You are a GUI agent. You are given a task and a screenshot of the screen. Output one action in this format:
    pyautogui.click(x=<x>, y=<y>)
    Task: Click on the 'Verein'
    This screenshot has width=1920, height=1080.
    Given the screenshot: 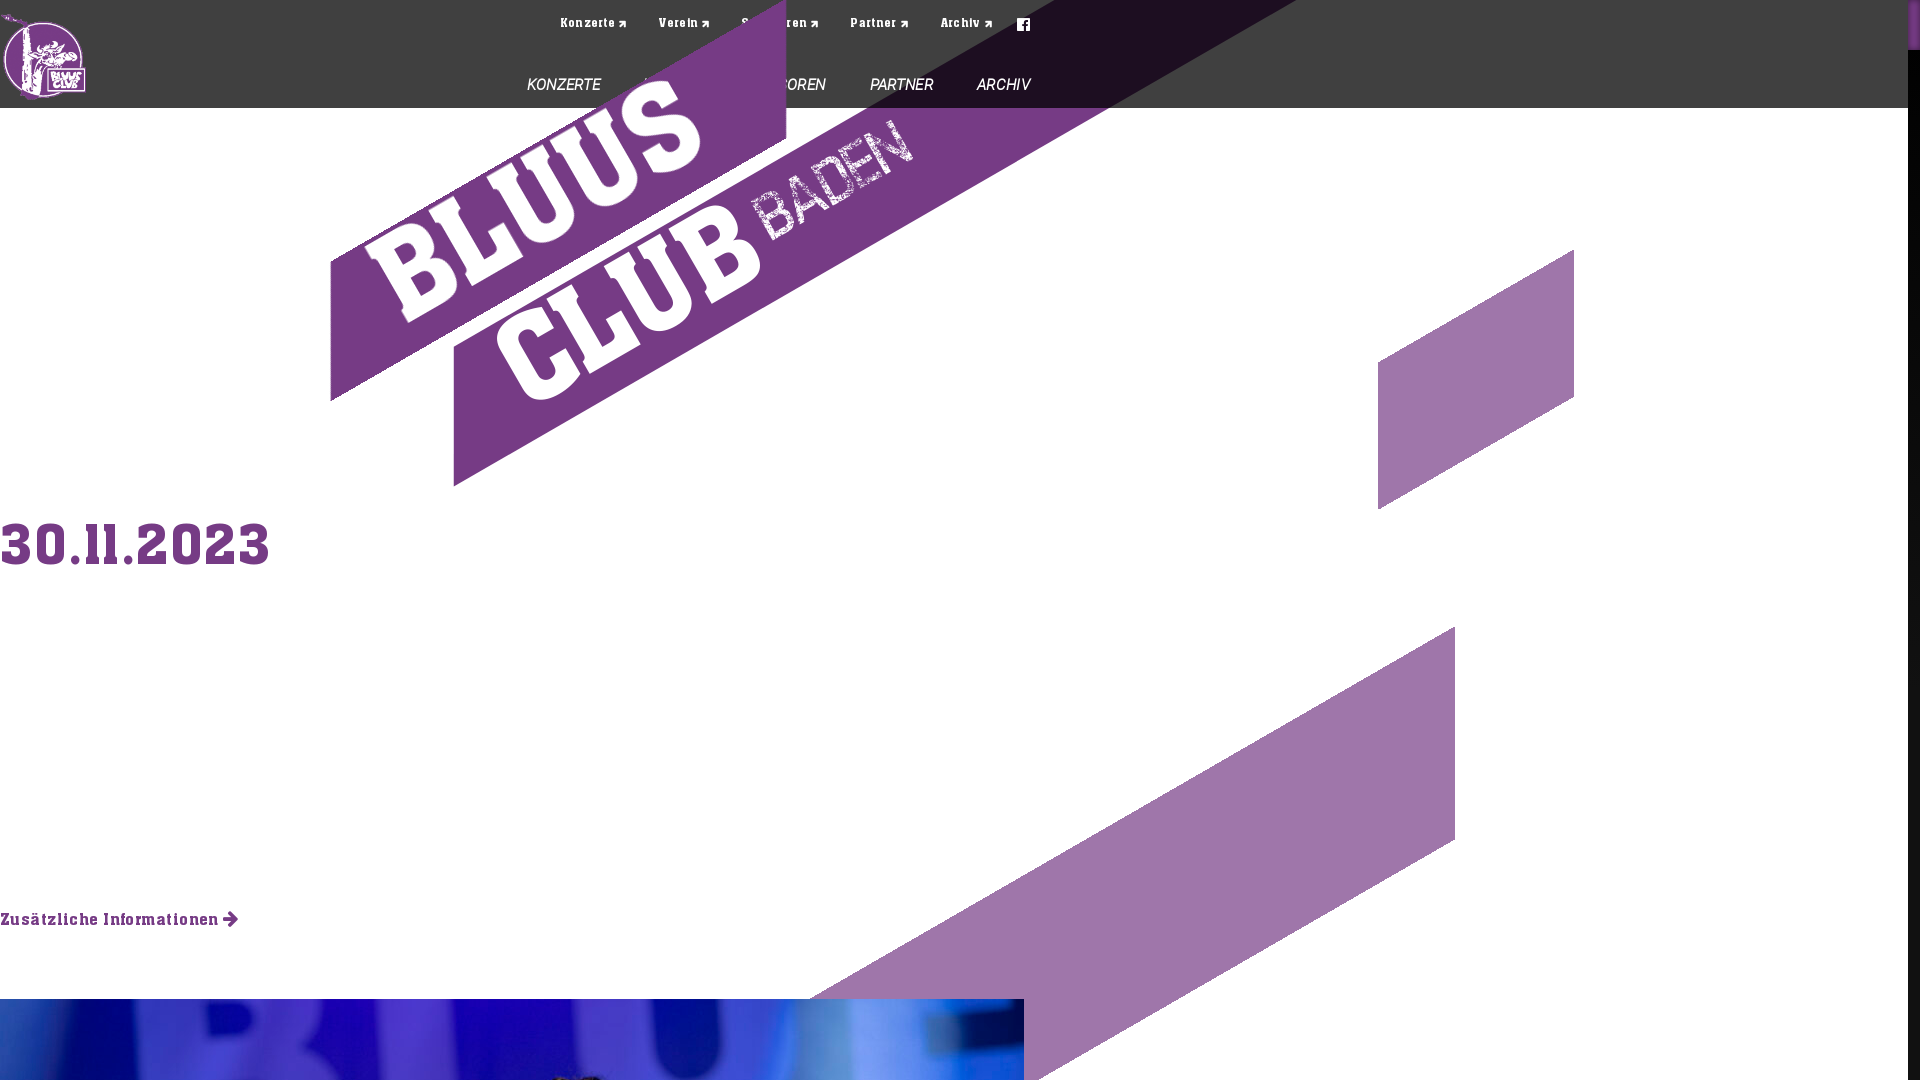 What is the action you would take?
    pyautogui.click(x=684, y=23)
    